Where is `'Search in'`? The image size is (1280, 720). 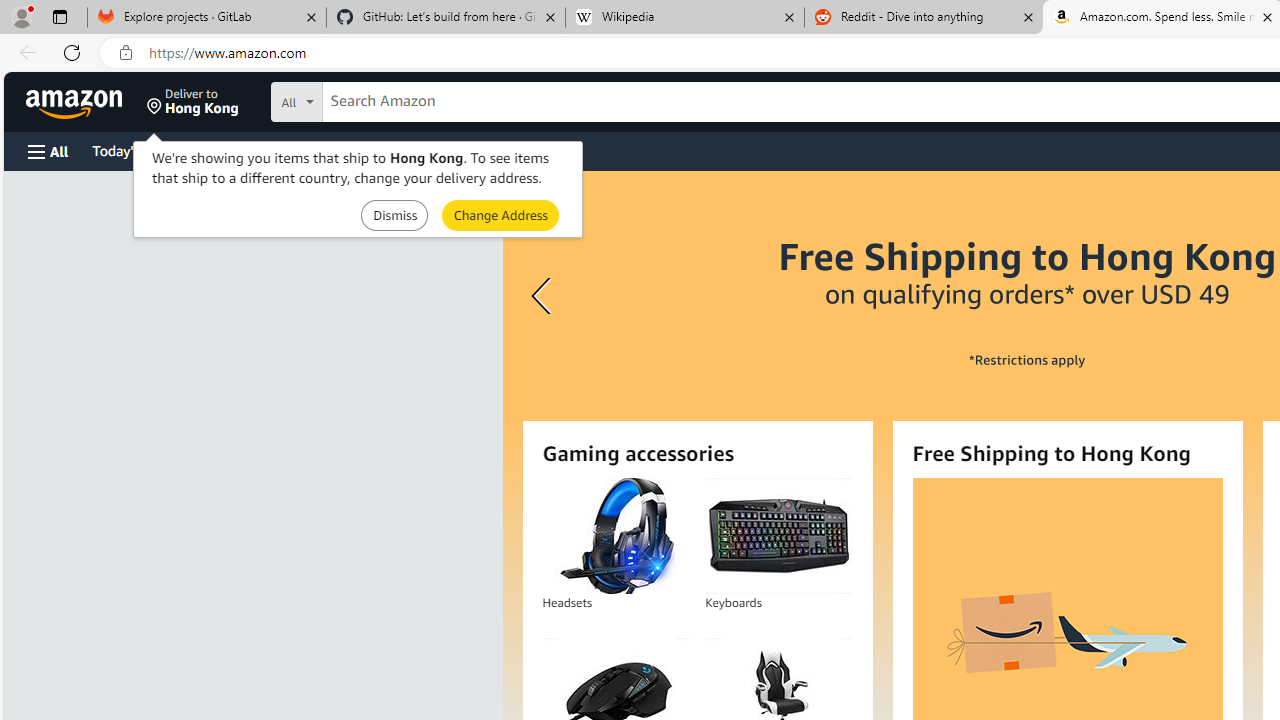
'Search in' is located at coordinates (371, 99).